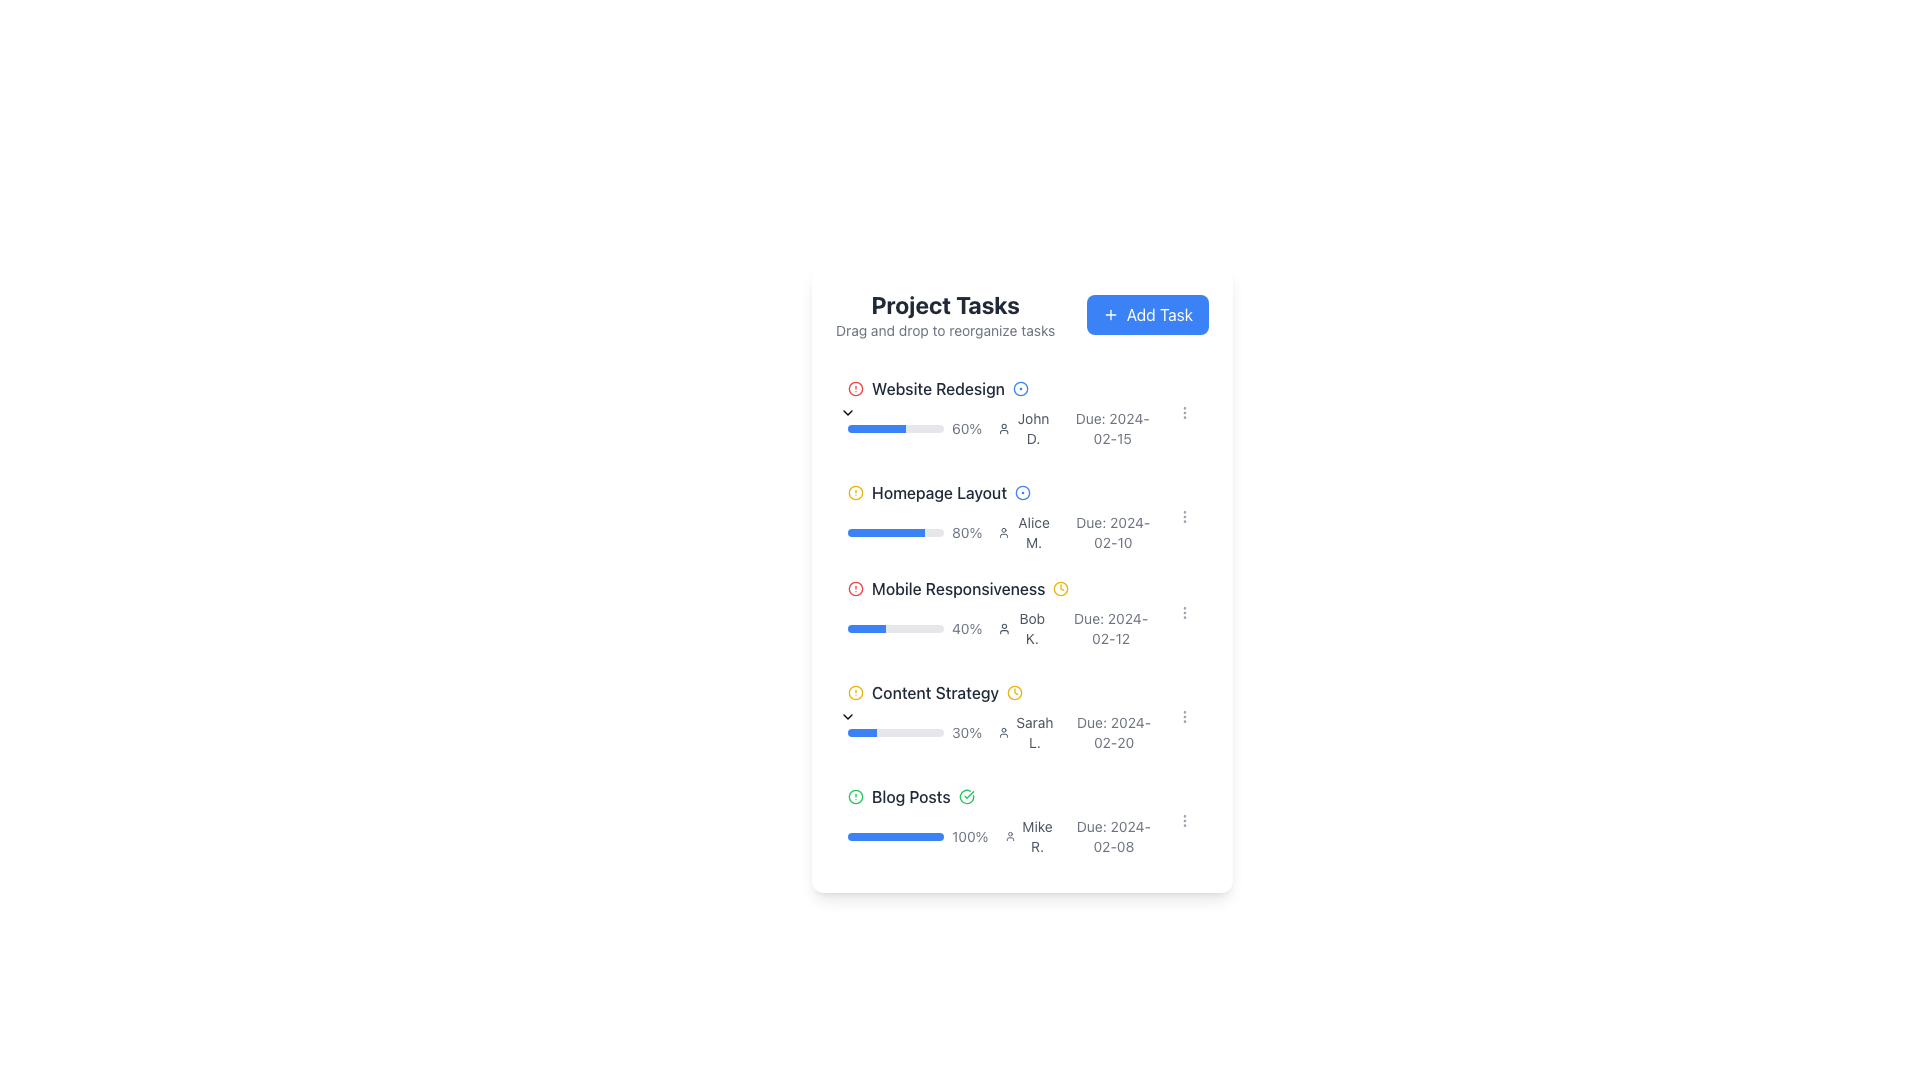  Describe the element at coordinates (938, 493) in the screenshot. I see `the text label for the task entry labeled 'Homepage Layout', which is the second task entry in the vertical list of project tasks` at that location.